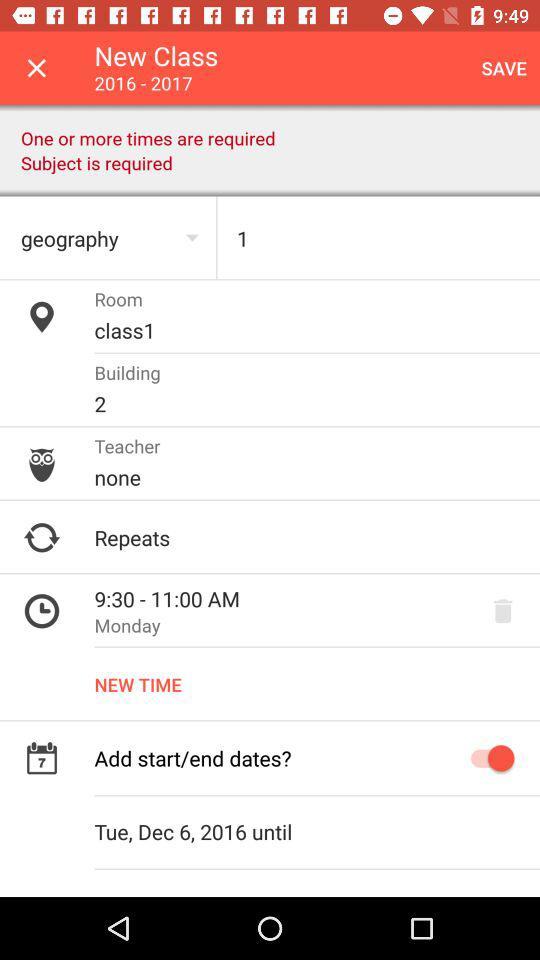 This screenshot has height=960, width=540. Describe the element at coordinates (502, 610) in the screenshot. I see `put in trash can` at that location.